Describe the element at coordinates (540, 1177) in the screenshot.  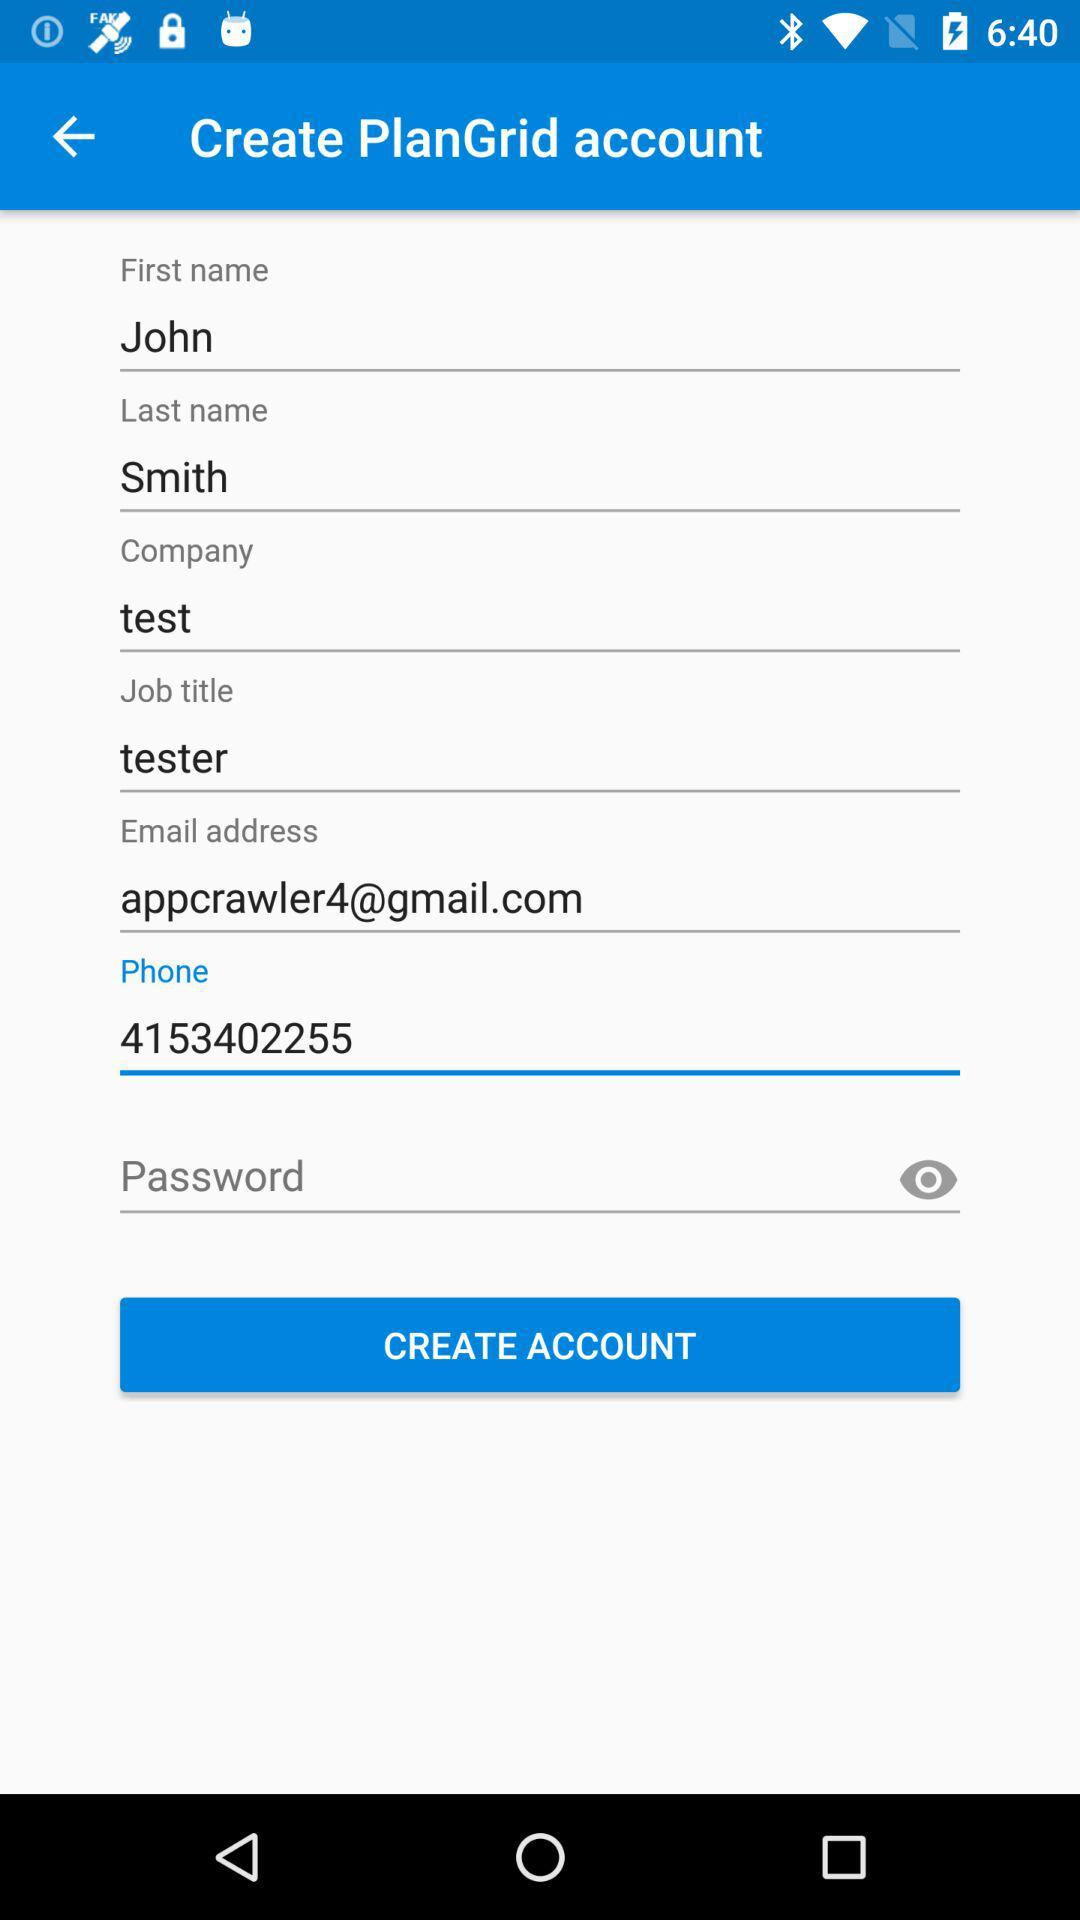
I see `your password for plangrid` at that location.